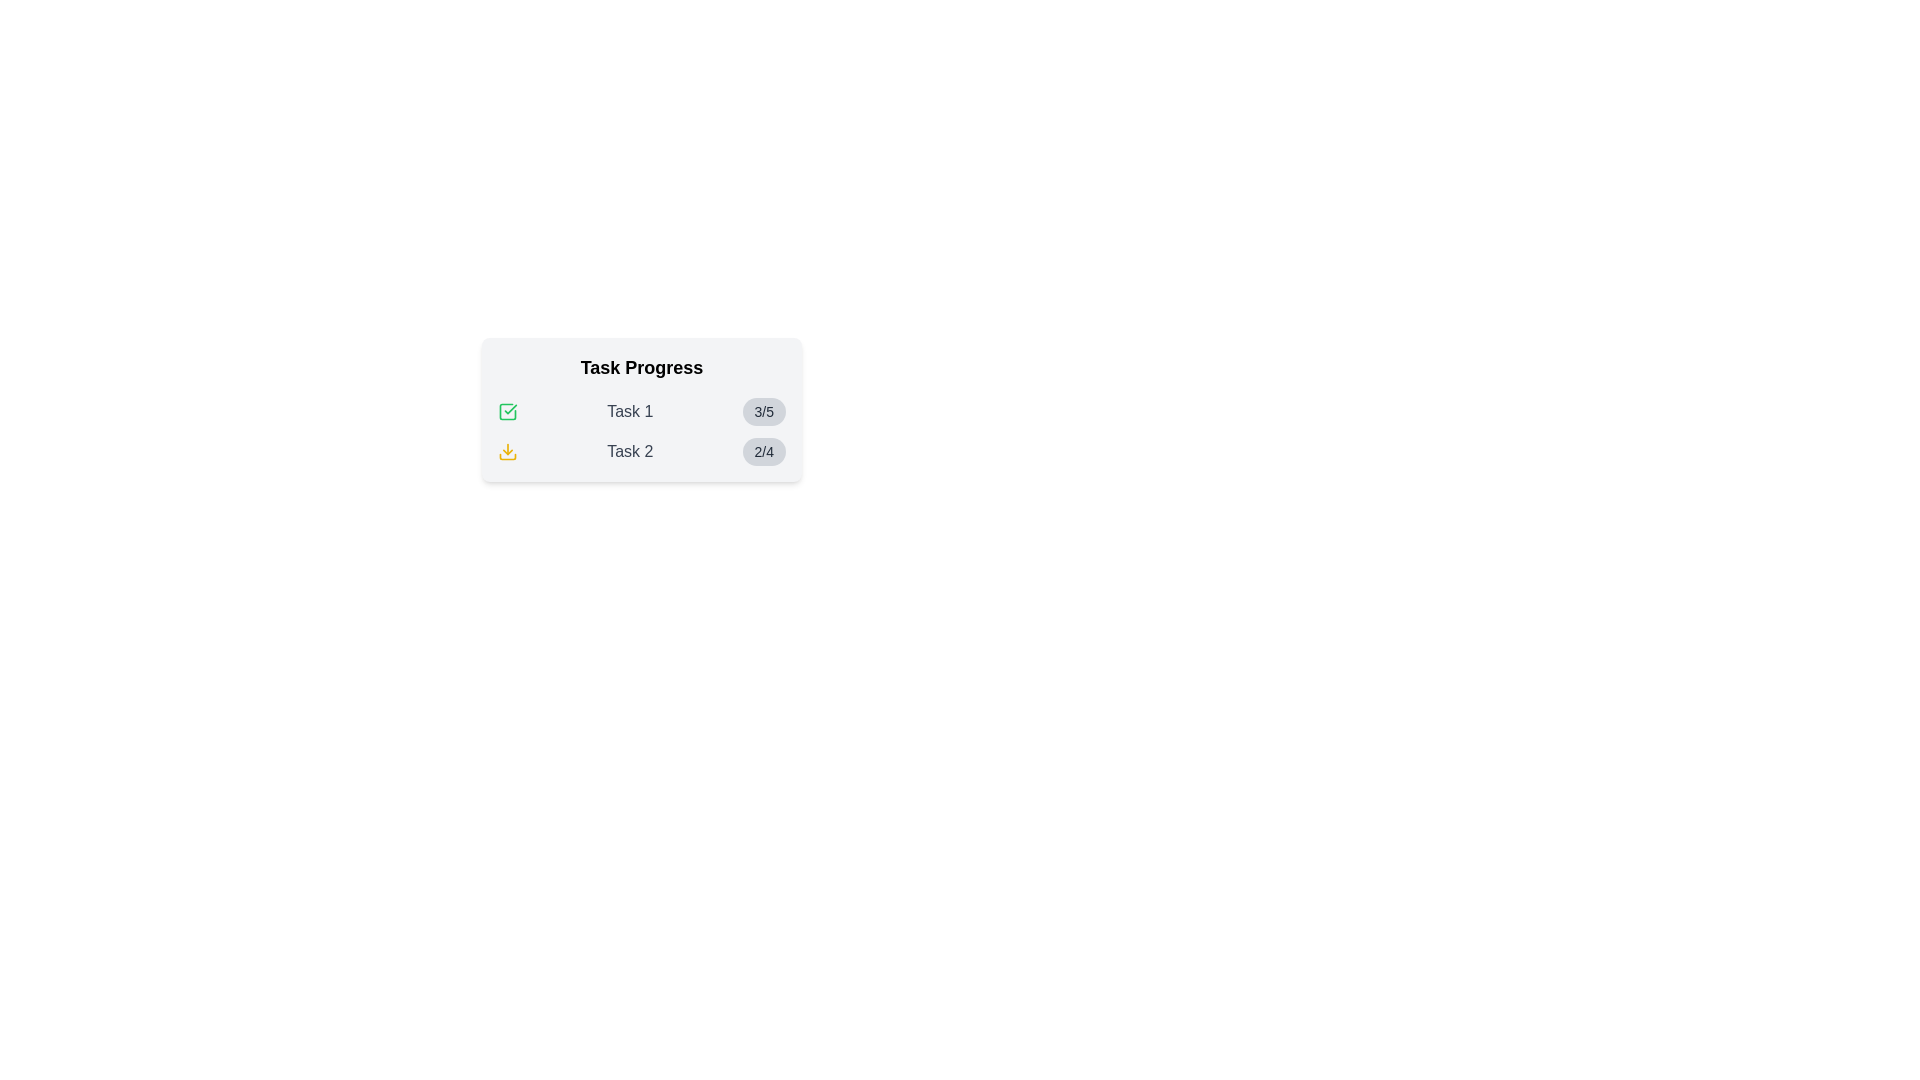 This screenshot has width=1920, height=1080. What do you see at coordinates (642, 411) in the screenshot?
I see `the textual label 'Task 1' of the first list item in the vertically stacked list, which contains a green checkmark icon and a progress indicator` at bounding box center [642, 411].